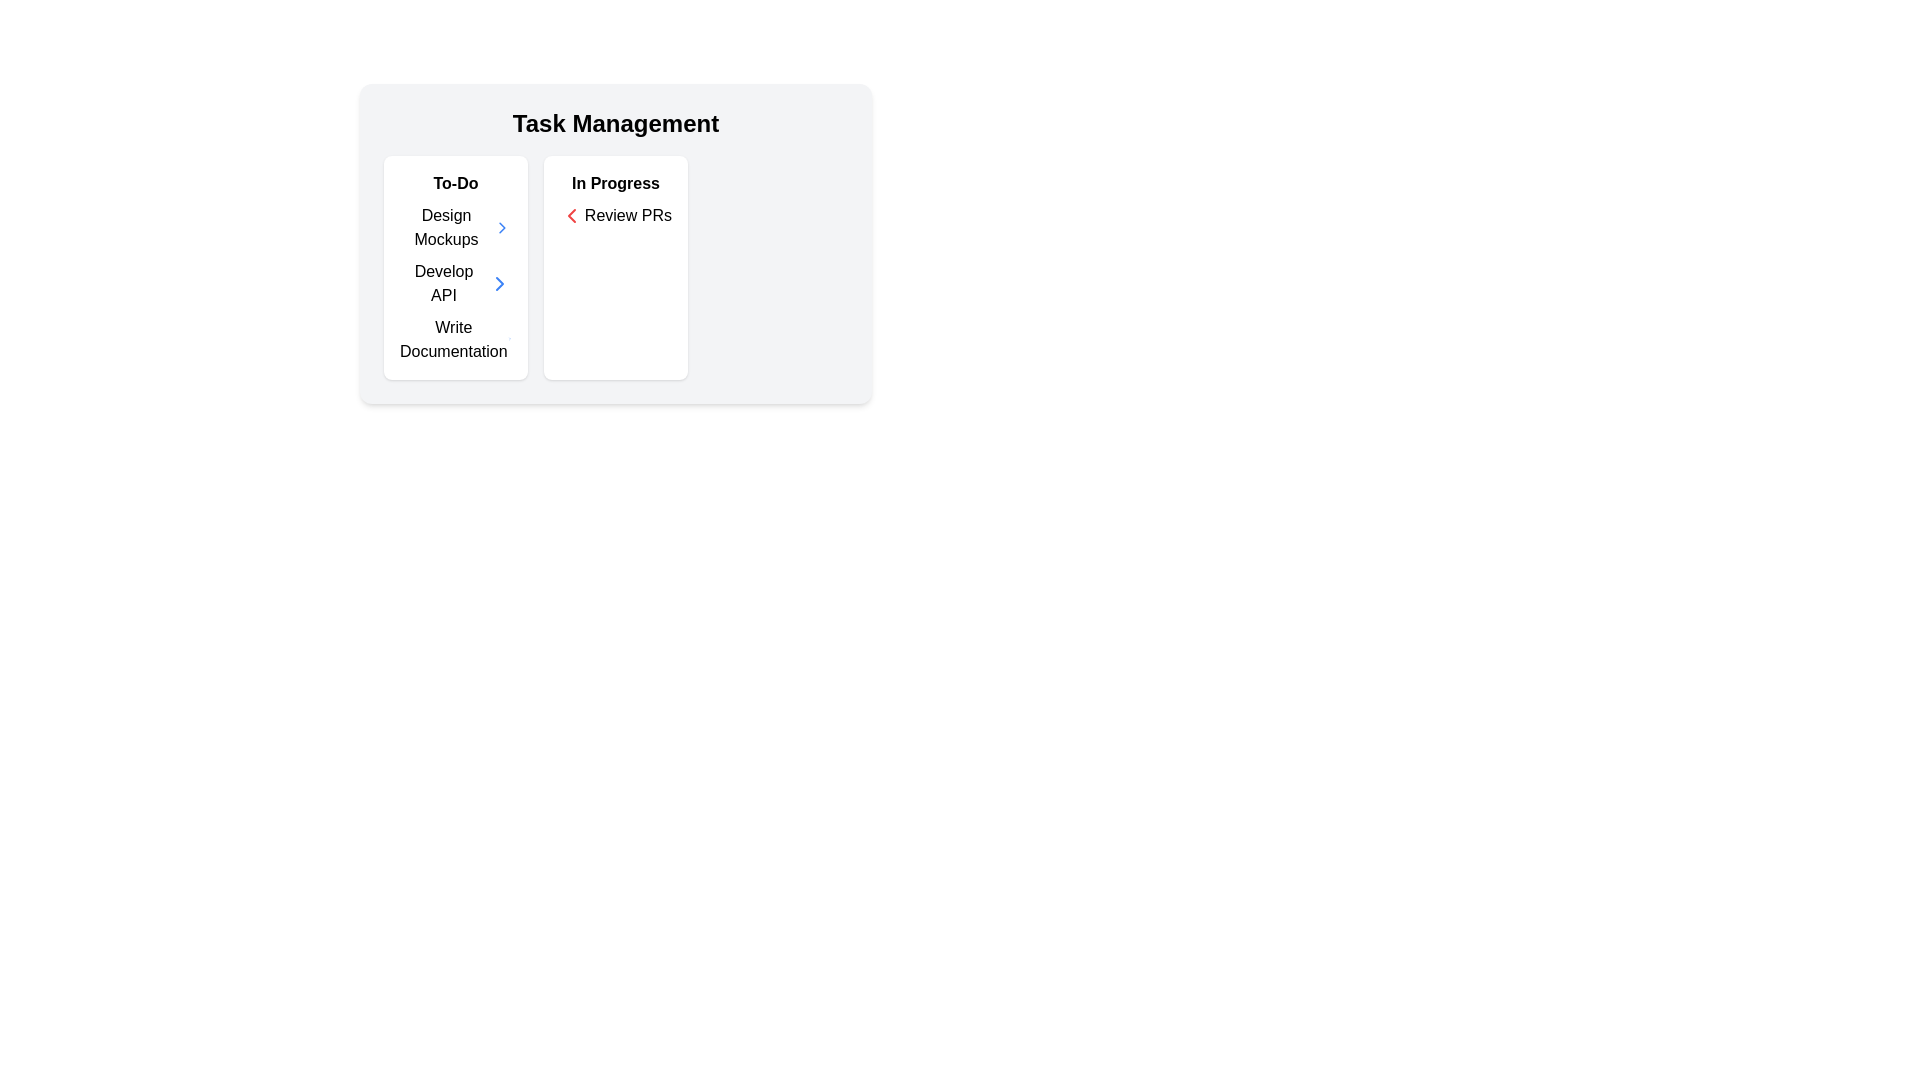 Image resolution: width=1920 pixels, height=1080 pixels. What do you see at coordinates (627, 216) in the screenshot?
I see `the 'Review PRs' text label within the 'In Progress' section of the Task Management interface` at bounding box center [627, 216].